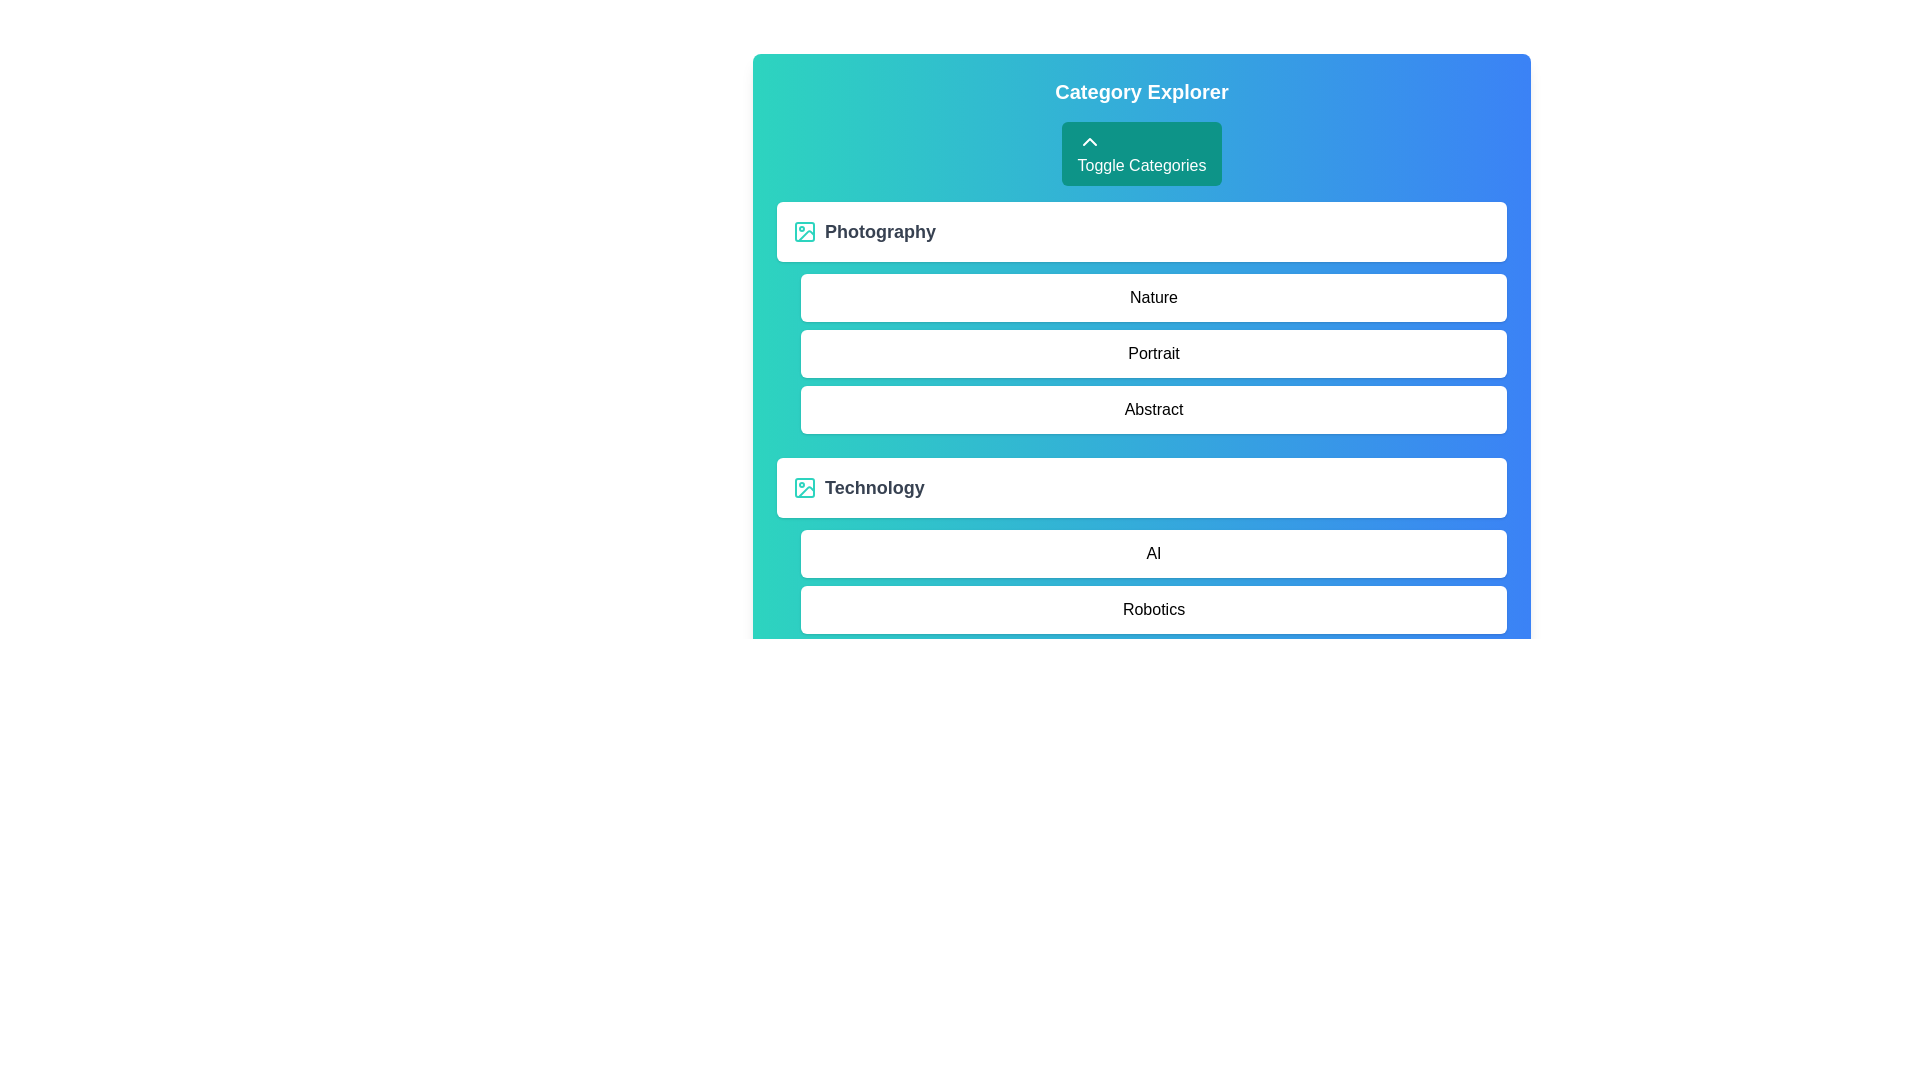 The image size is (1920, 1080). Describe the element at coordinates (1153, 297) in the screenshot. I see `the item Nature from the category Photography` at that location.